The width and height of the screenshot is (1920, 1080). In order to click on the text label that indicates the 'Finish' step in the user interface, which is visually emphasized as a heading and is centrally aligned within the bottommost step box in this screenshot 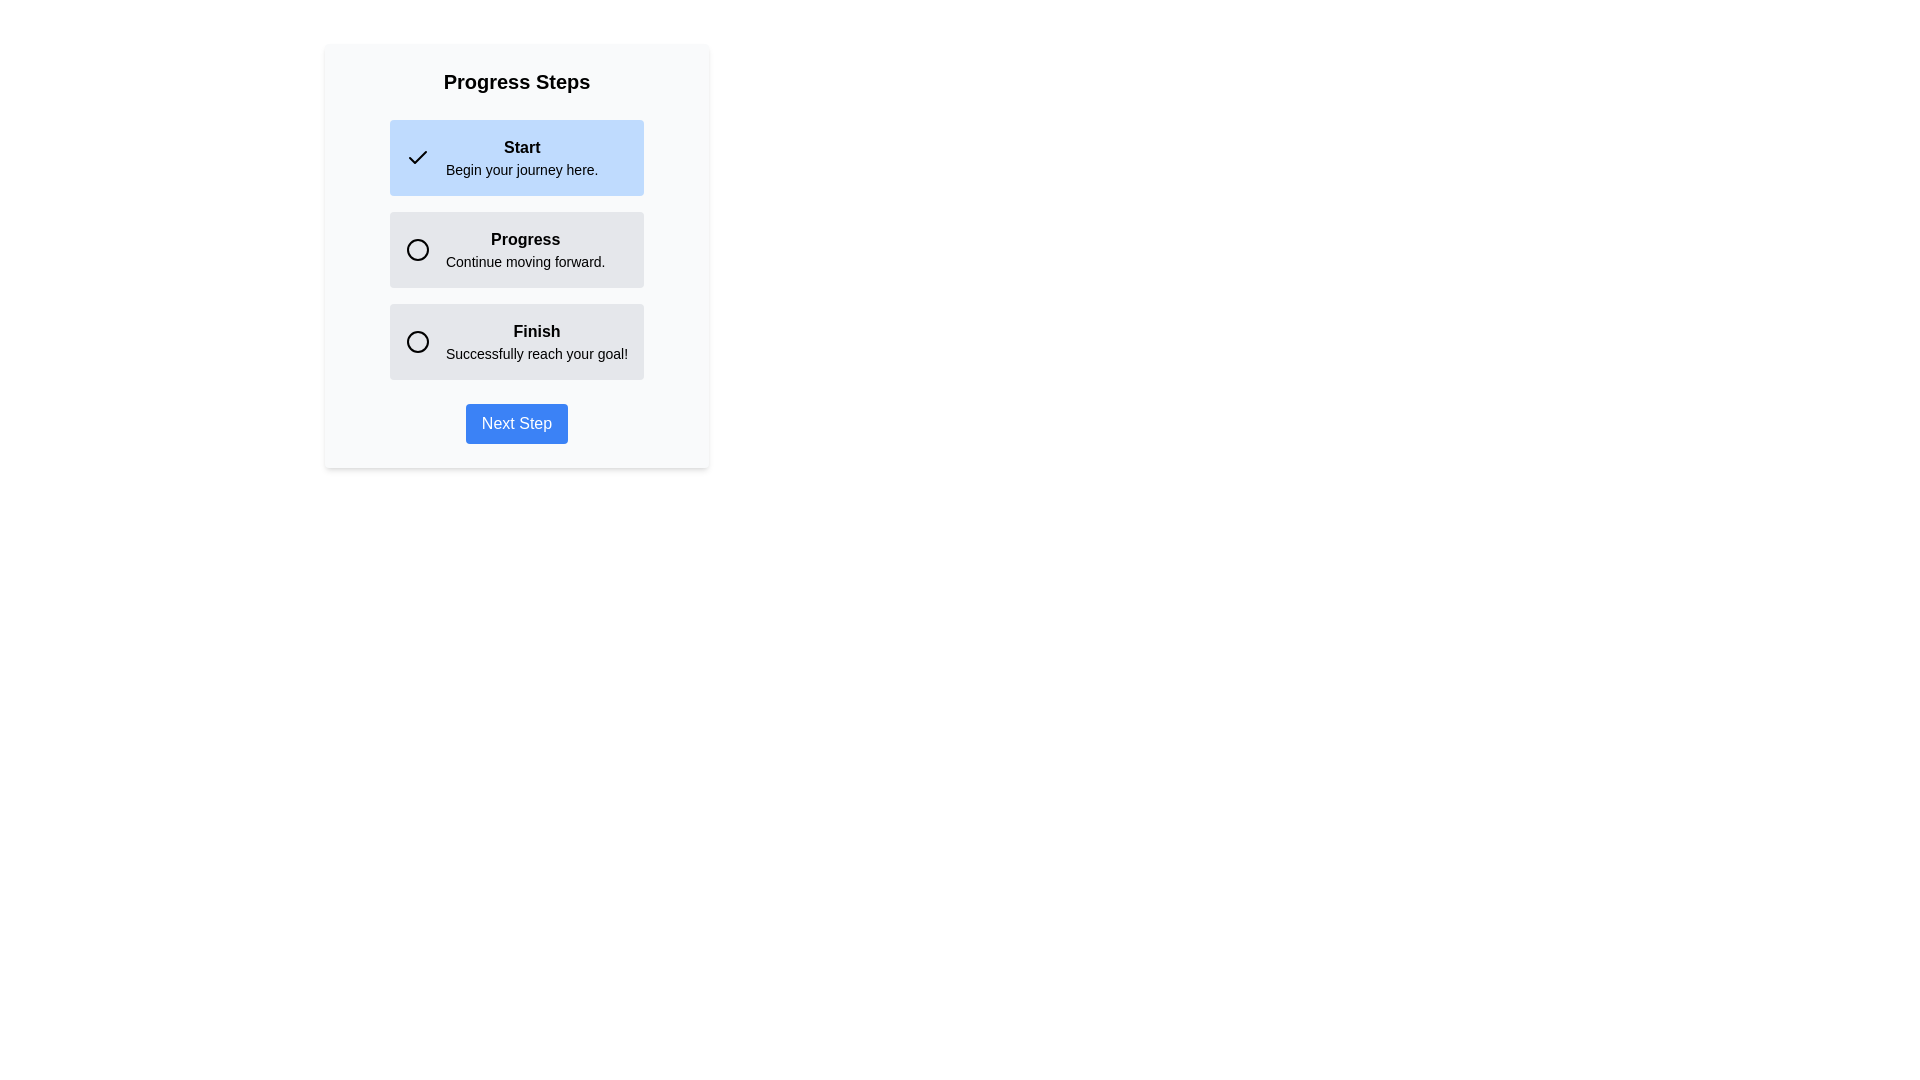, I will do `click(537, 330)`.